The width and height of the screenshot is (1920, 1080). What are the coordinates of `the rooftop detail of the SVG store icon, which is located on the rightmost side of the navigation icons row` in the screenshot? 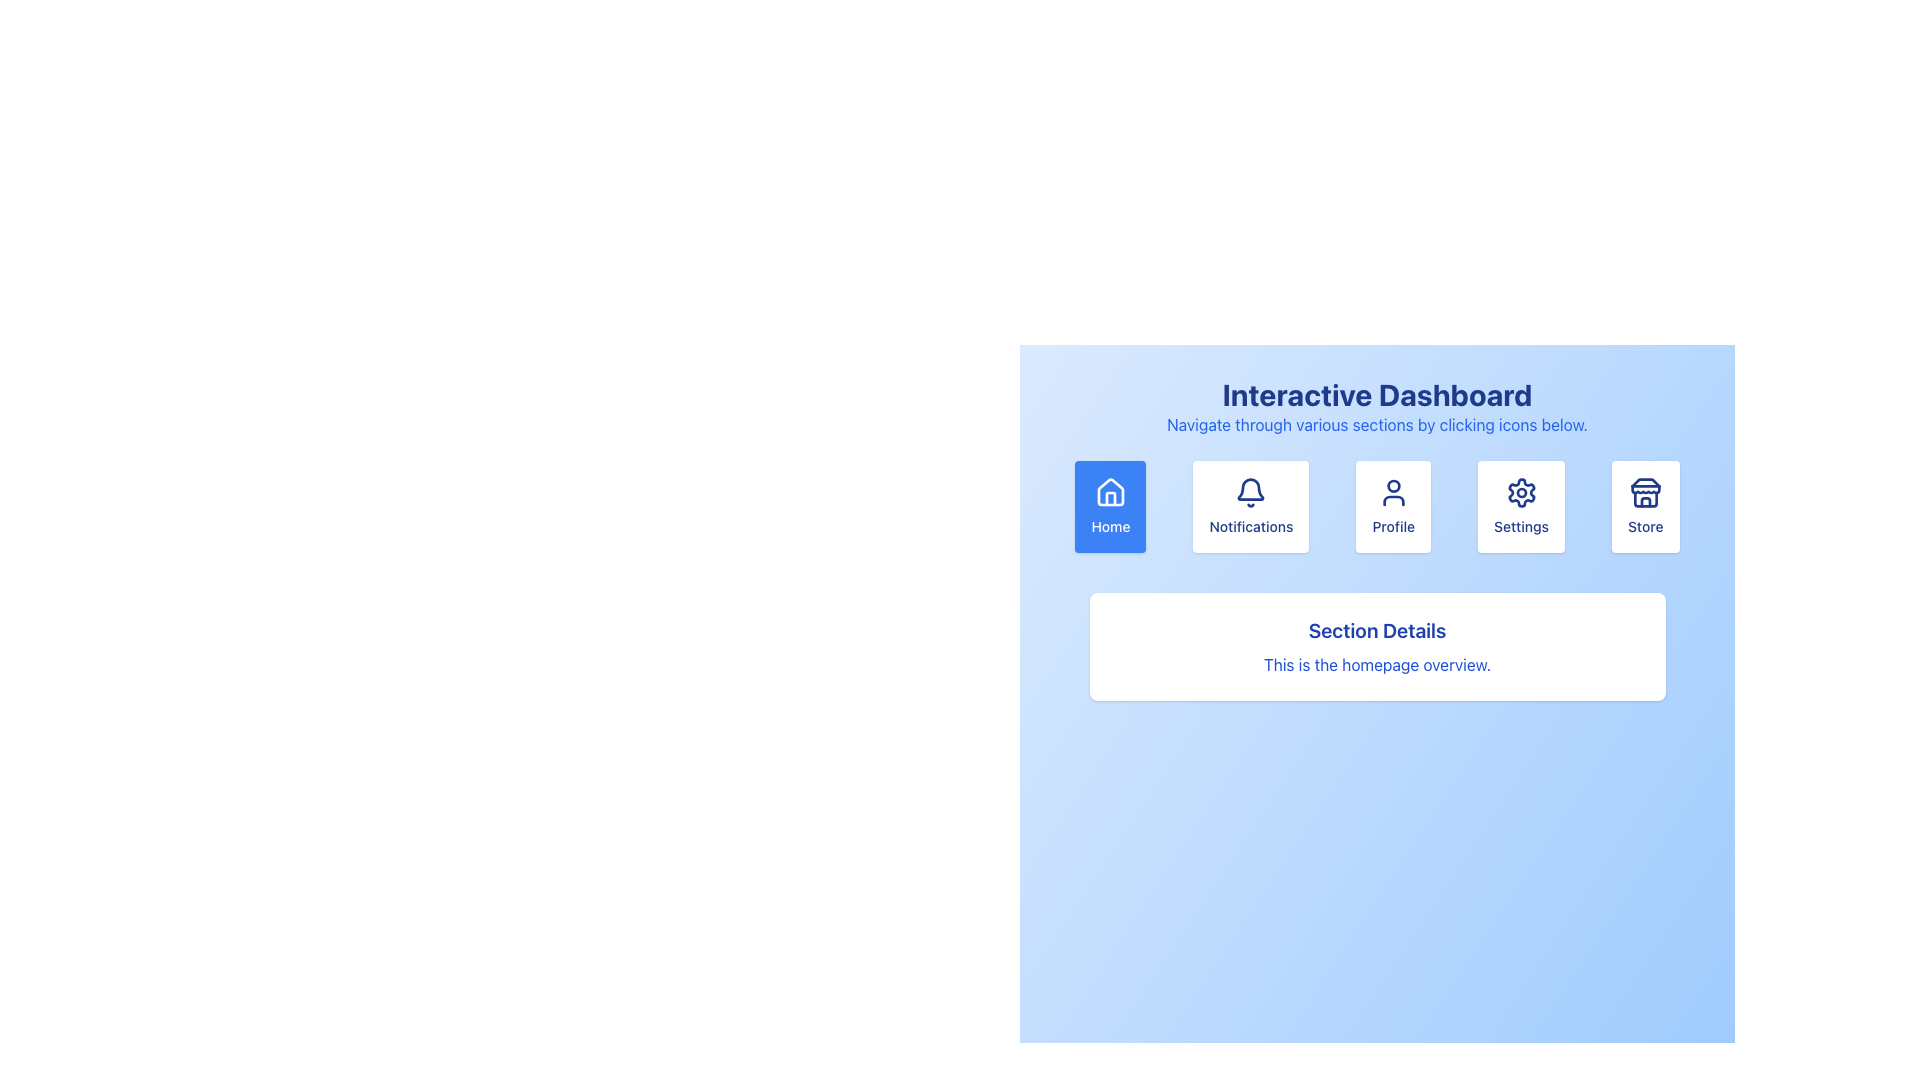 It's located at (1645, 482).